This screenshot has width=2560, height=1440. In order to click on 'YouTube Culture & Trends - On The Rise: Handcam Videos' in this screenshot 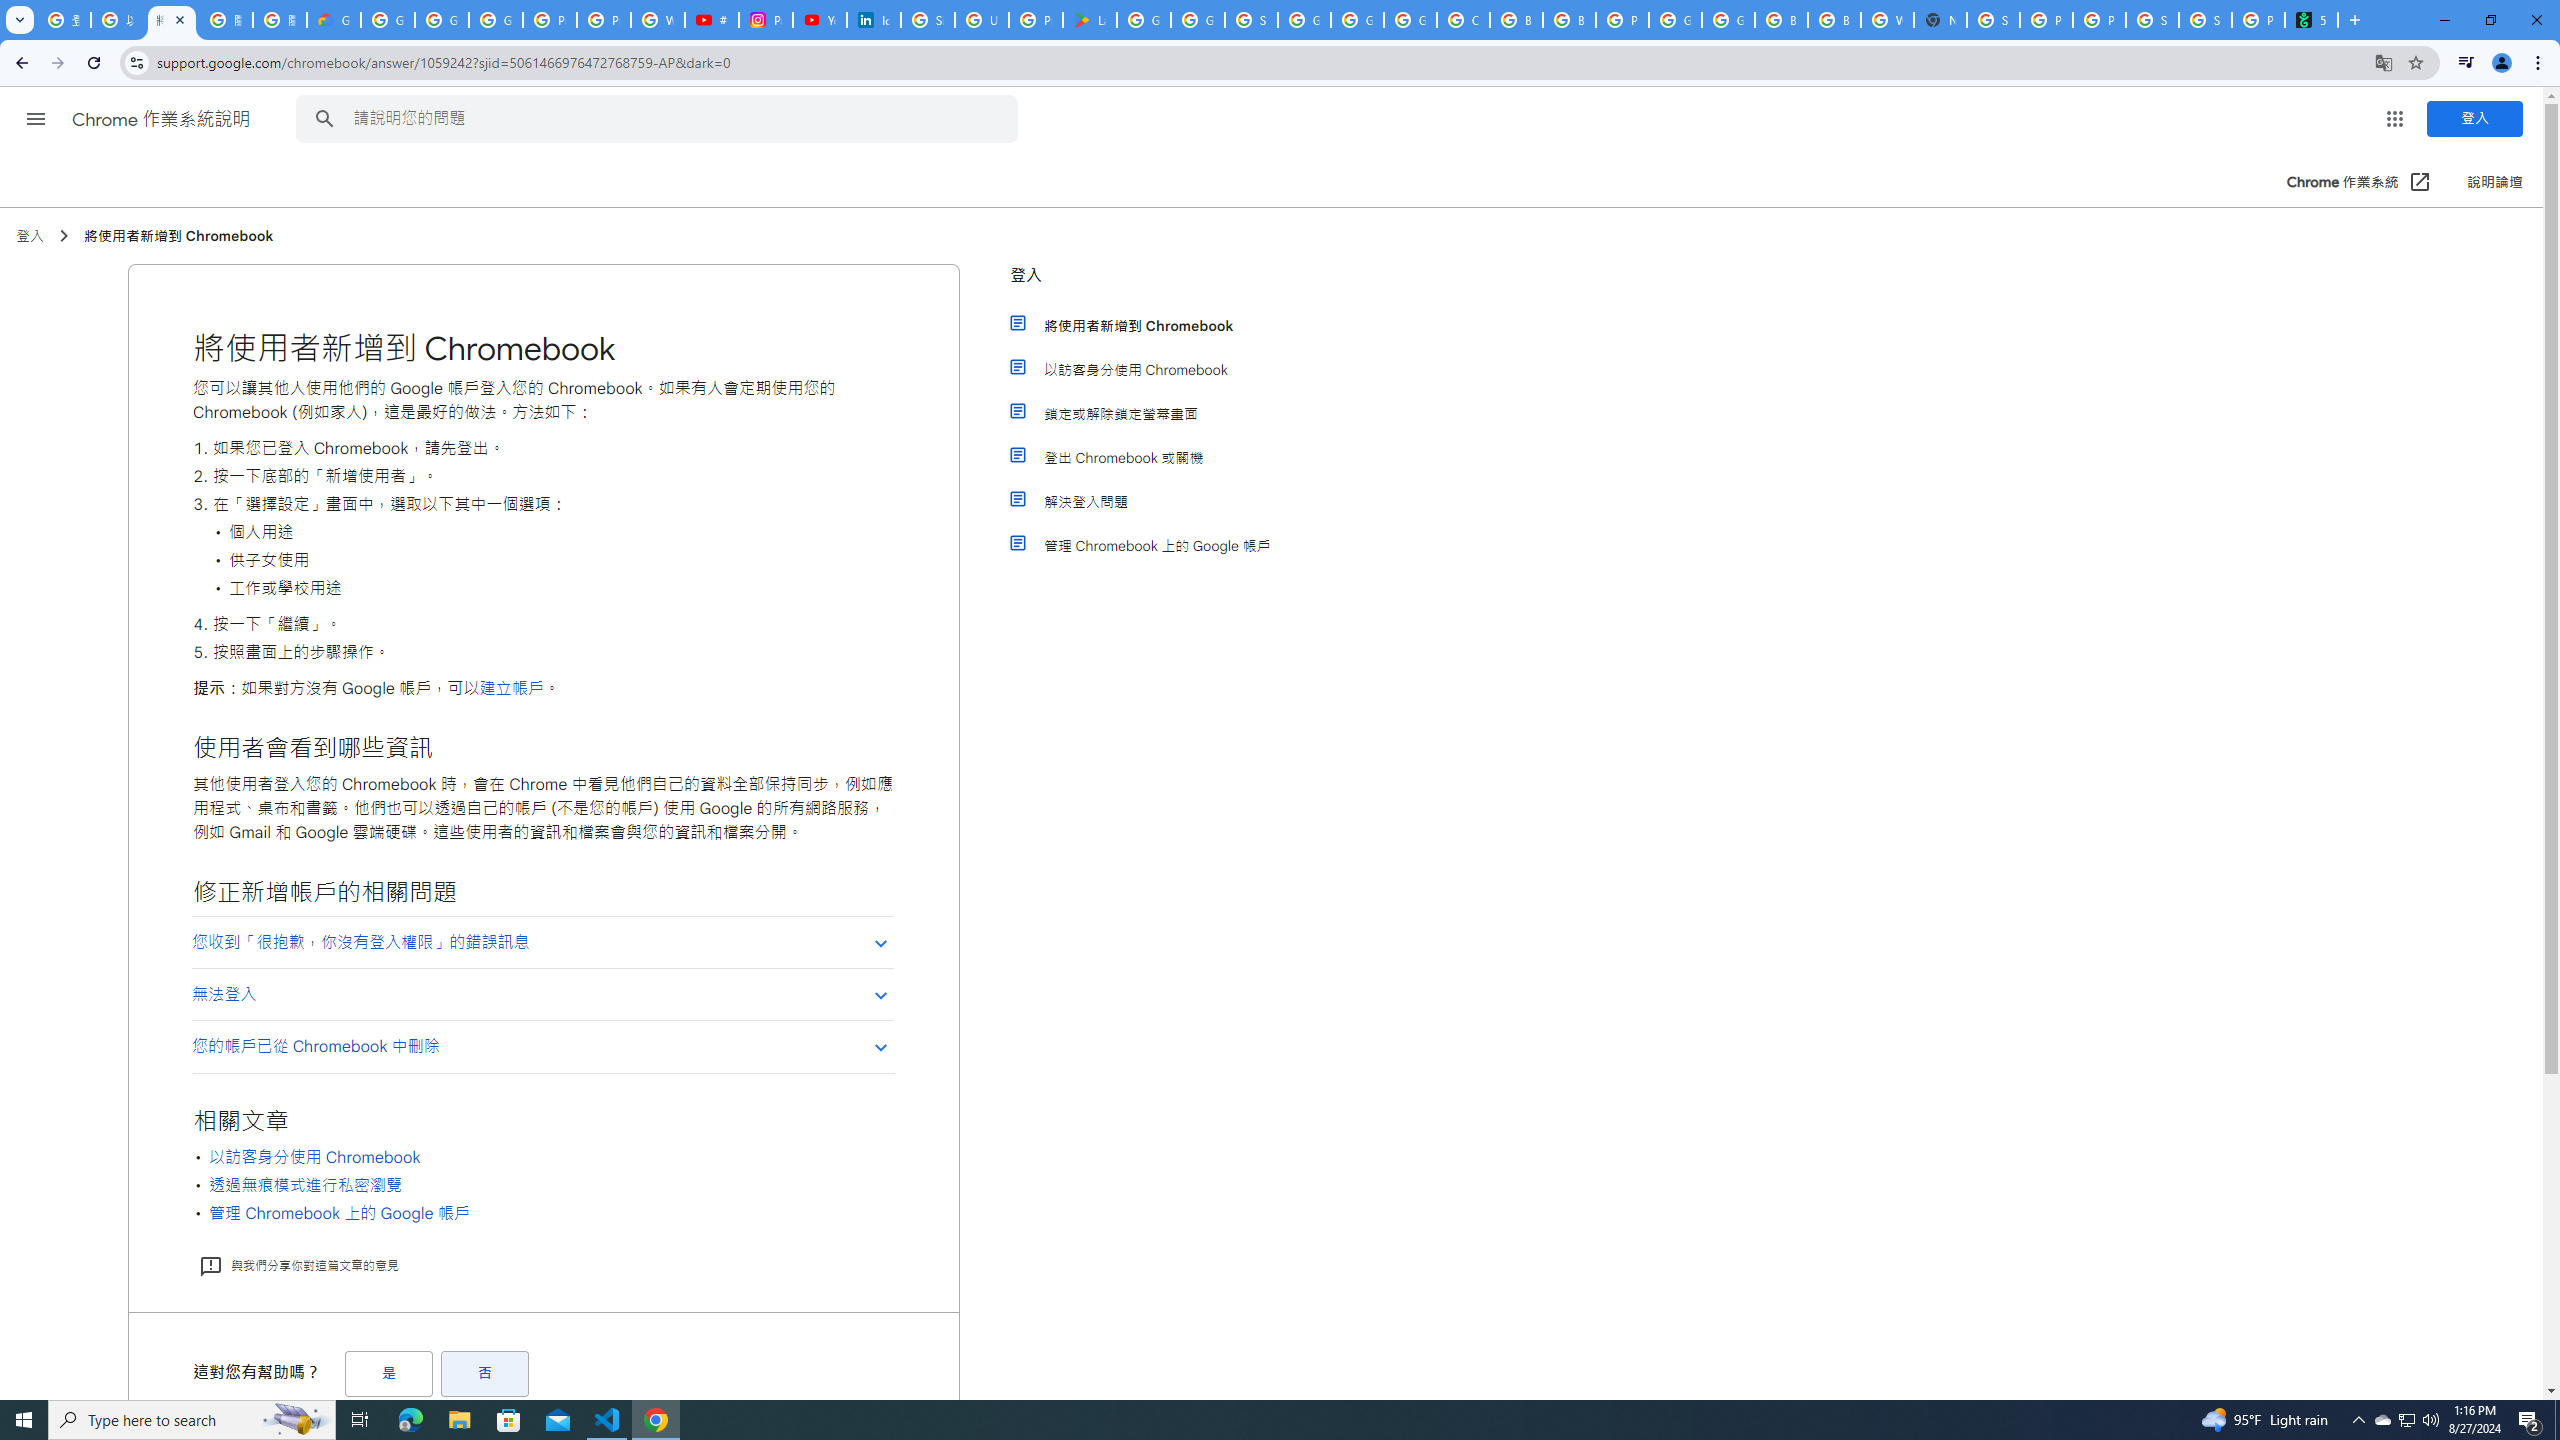, I will do `click(819, 19)`.